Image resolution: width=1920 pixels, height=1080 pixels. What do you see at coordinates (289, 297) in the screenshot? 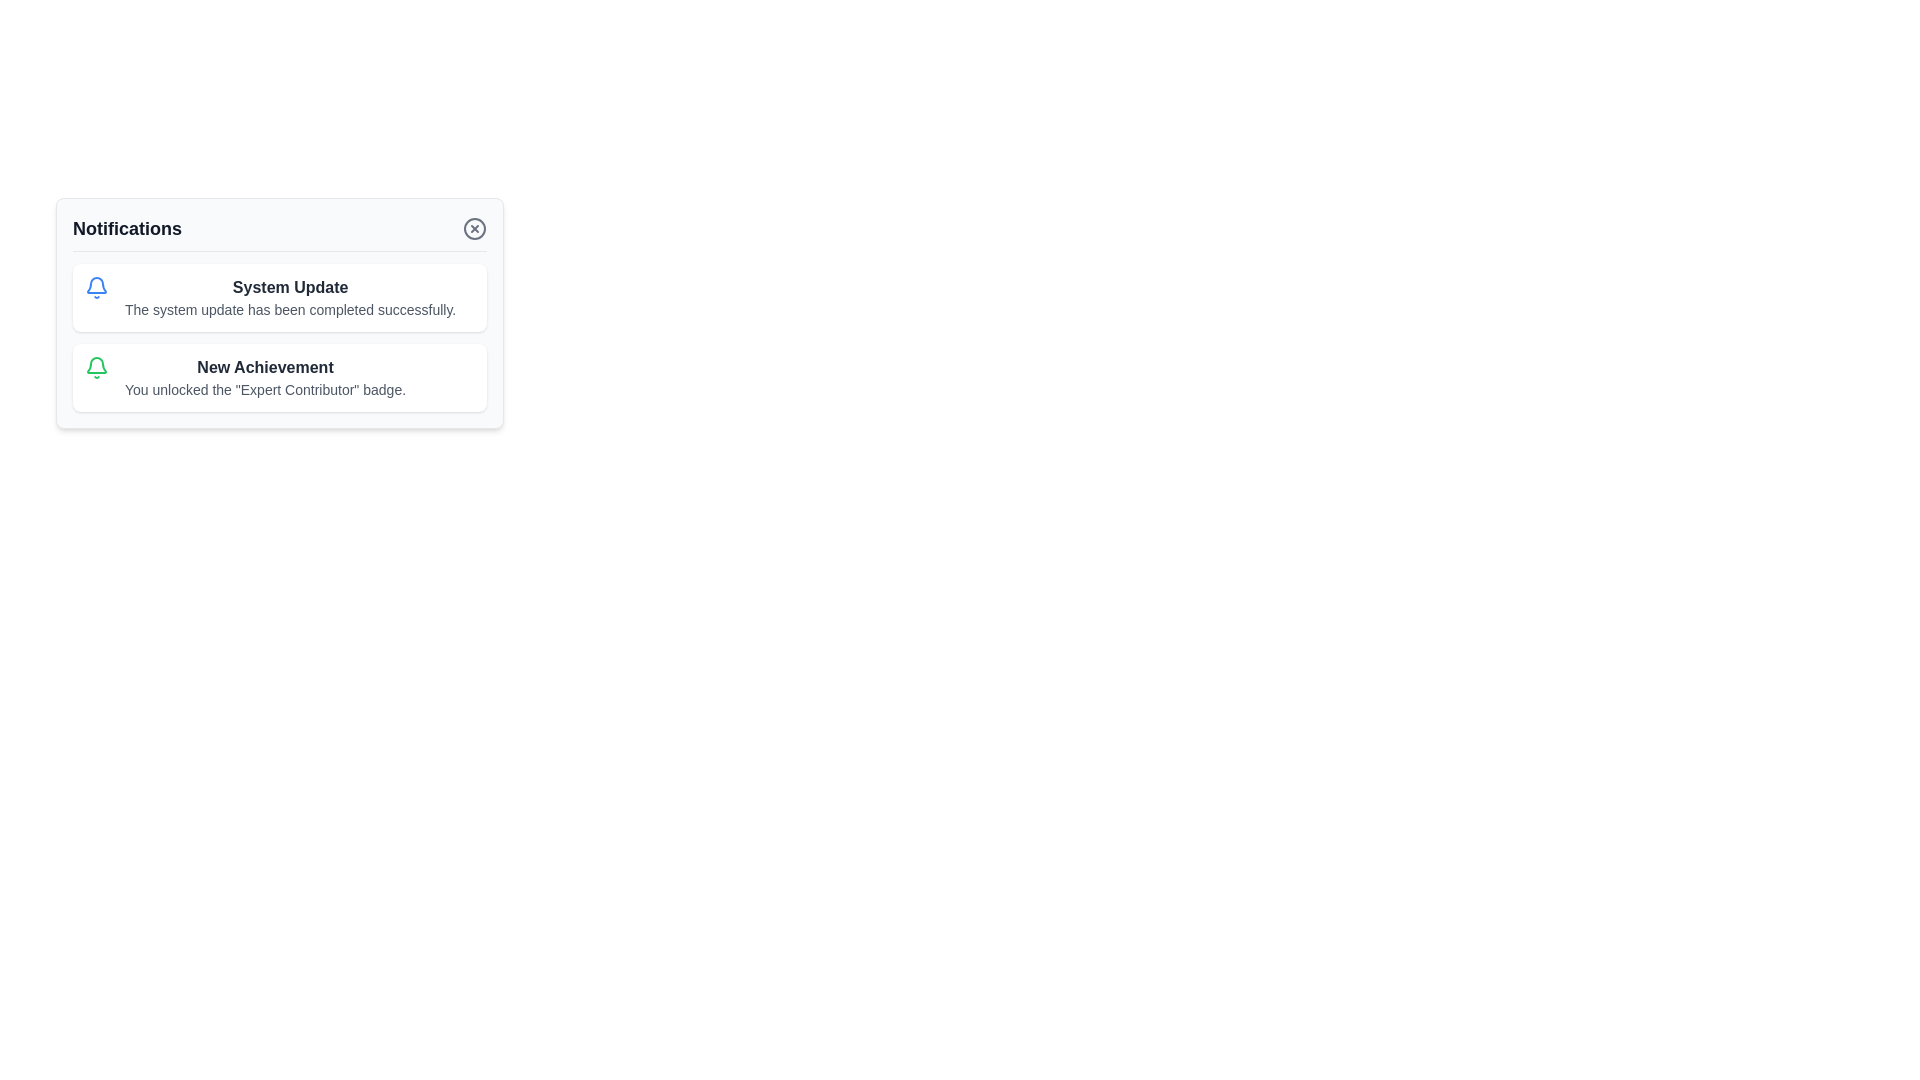
I see `the text block displaying 'System Update' which contains two lines of text, indicating a completed system update notification` at bounding box center [289, 297].